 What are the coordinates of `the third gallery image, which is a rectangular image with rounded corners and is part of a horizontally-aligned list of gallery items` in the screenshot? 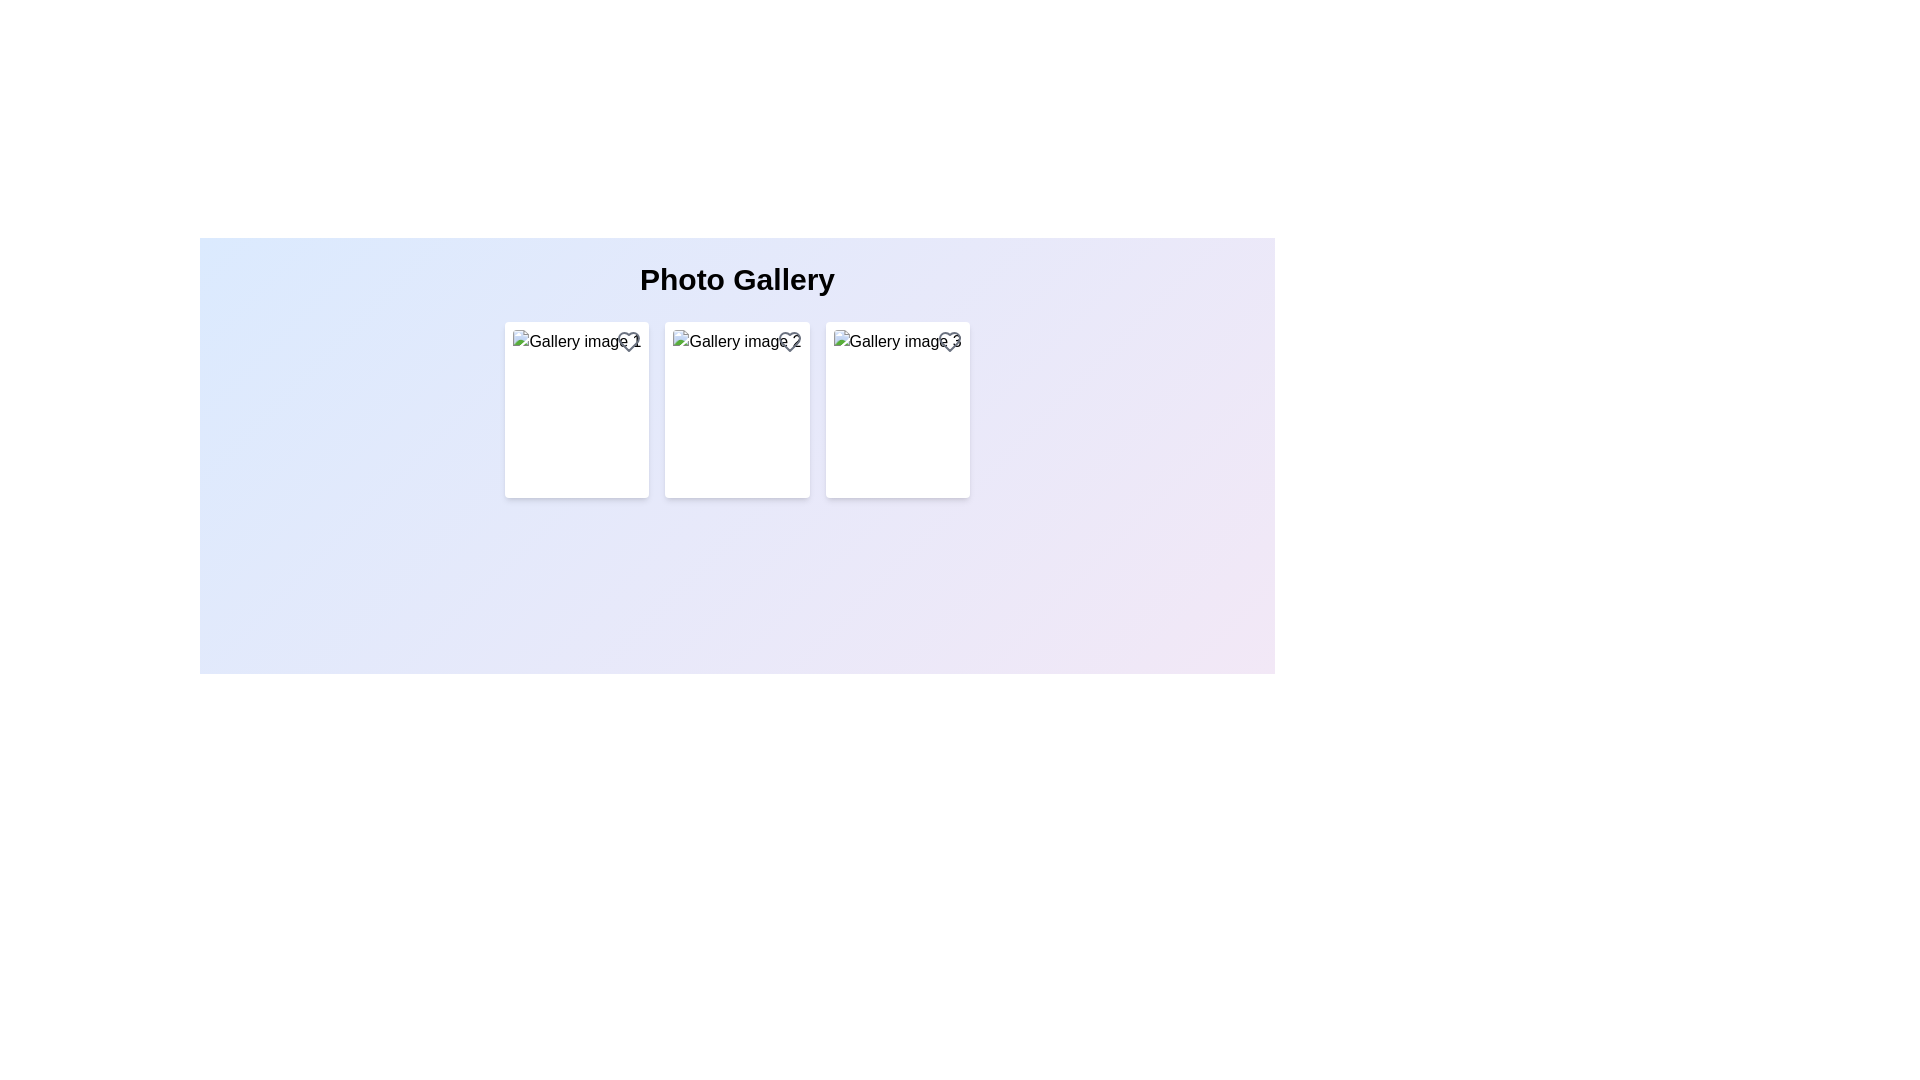 It's located at (896, 408).